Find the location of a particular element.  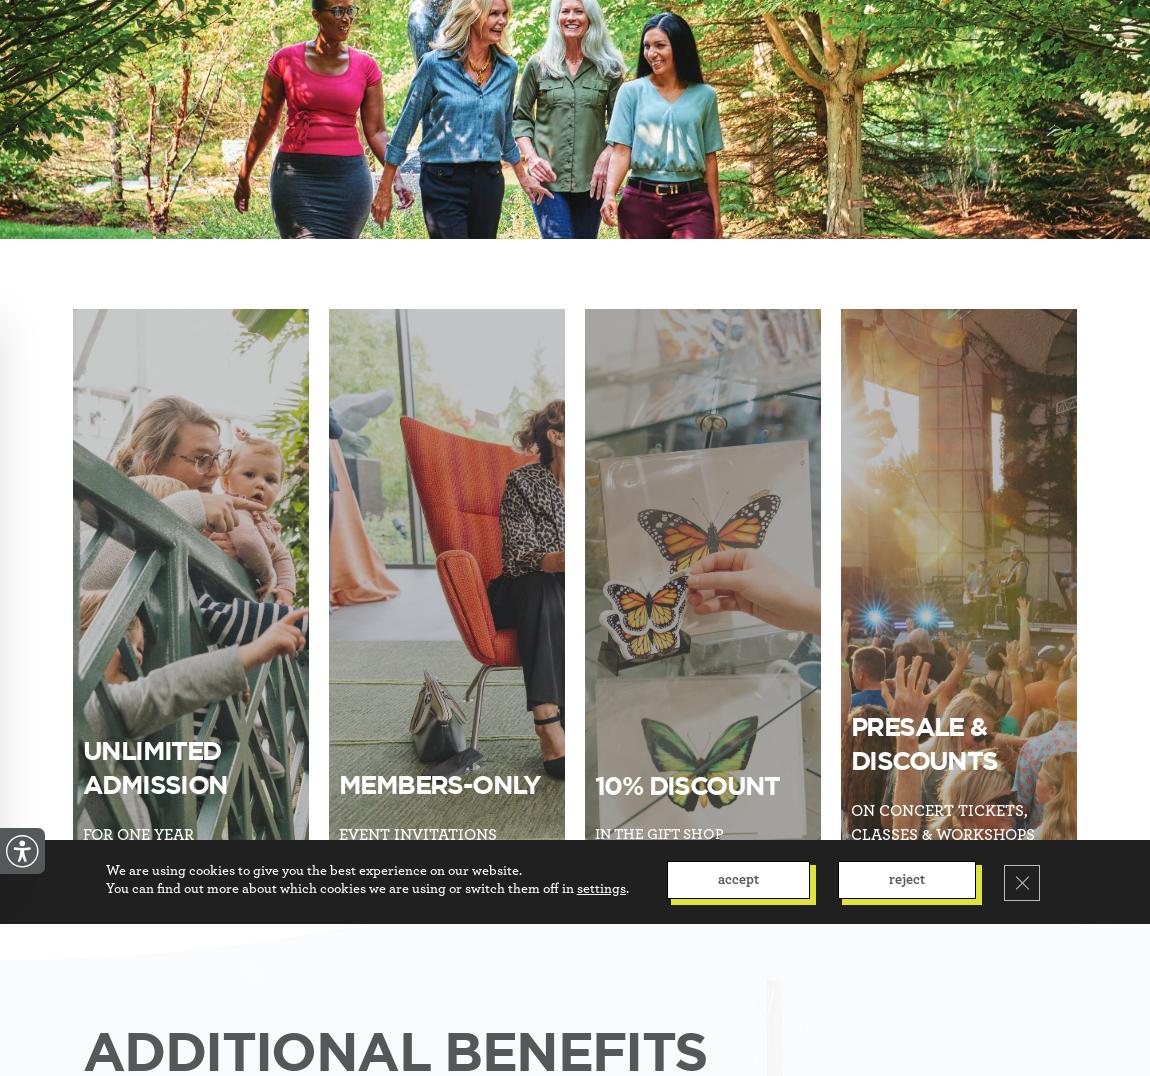

'Accept' is located at coordinates (737, 878).